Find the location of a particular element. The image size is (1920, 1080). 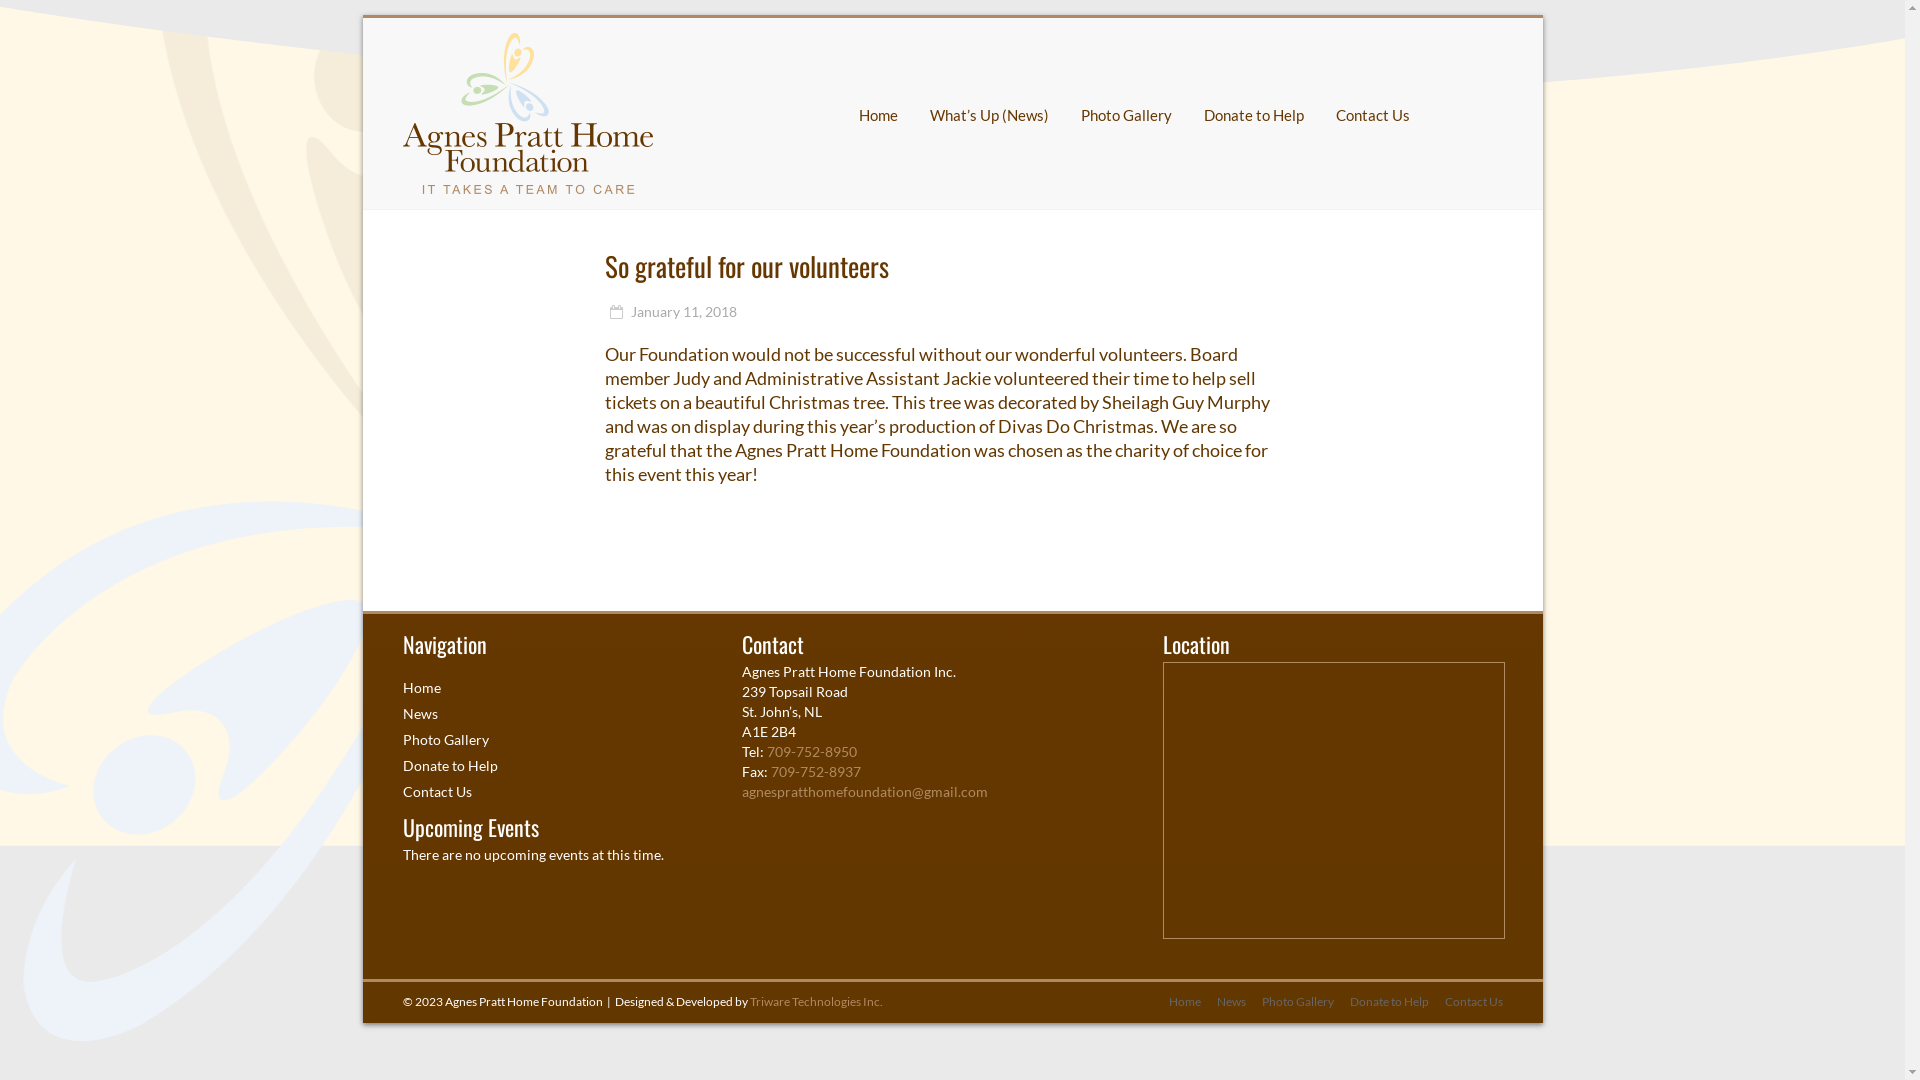

'709-752-8937' is located at coordinates (816, 770).